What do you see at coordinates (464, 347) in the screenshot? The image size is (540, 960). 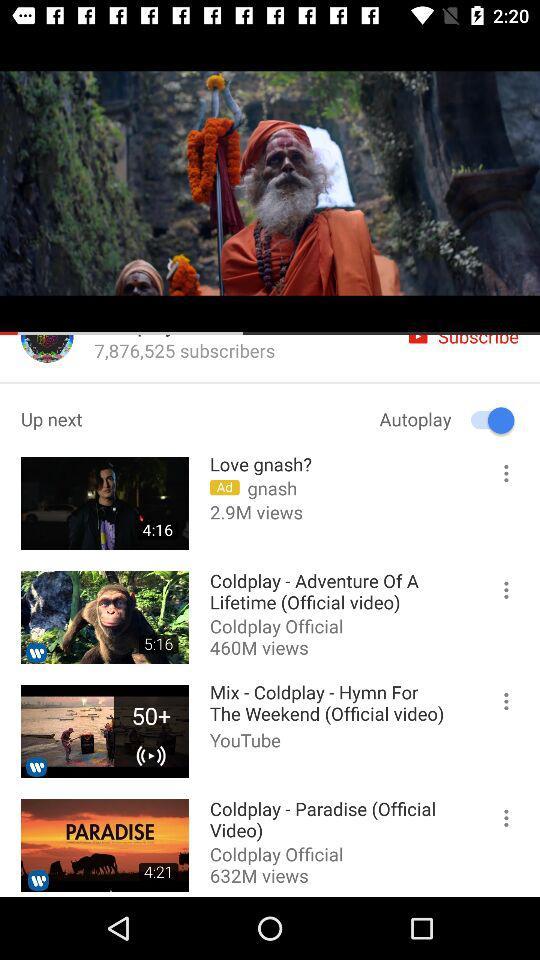 I see `the icon subscribe` at bounding box center [464, 347].